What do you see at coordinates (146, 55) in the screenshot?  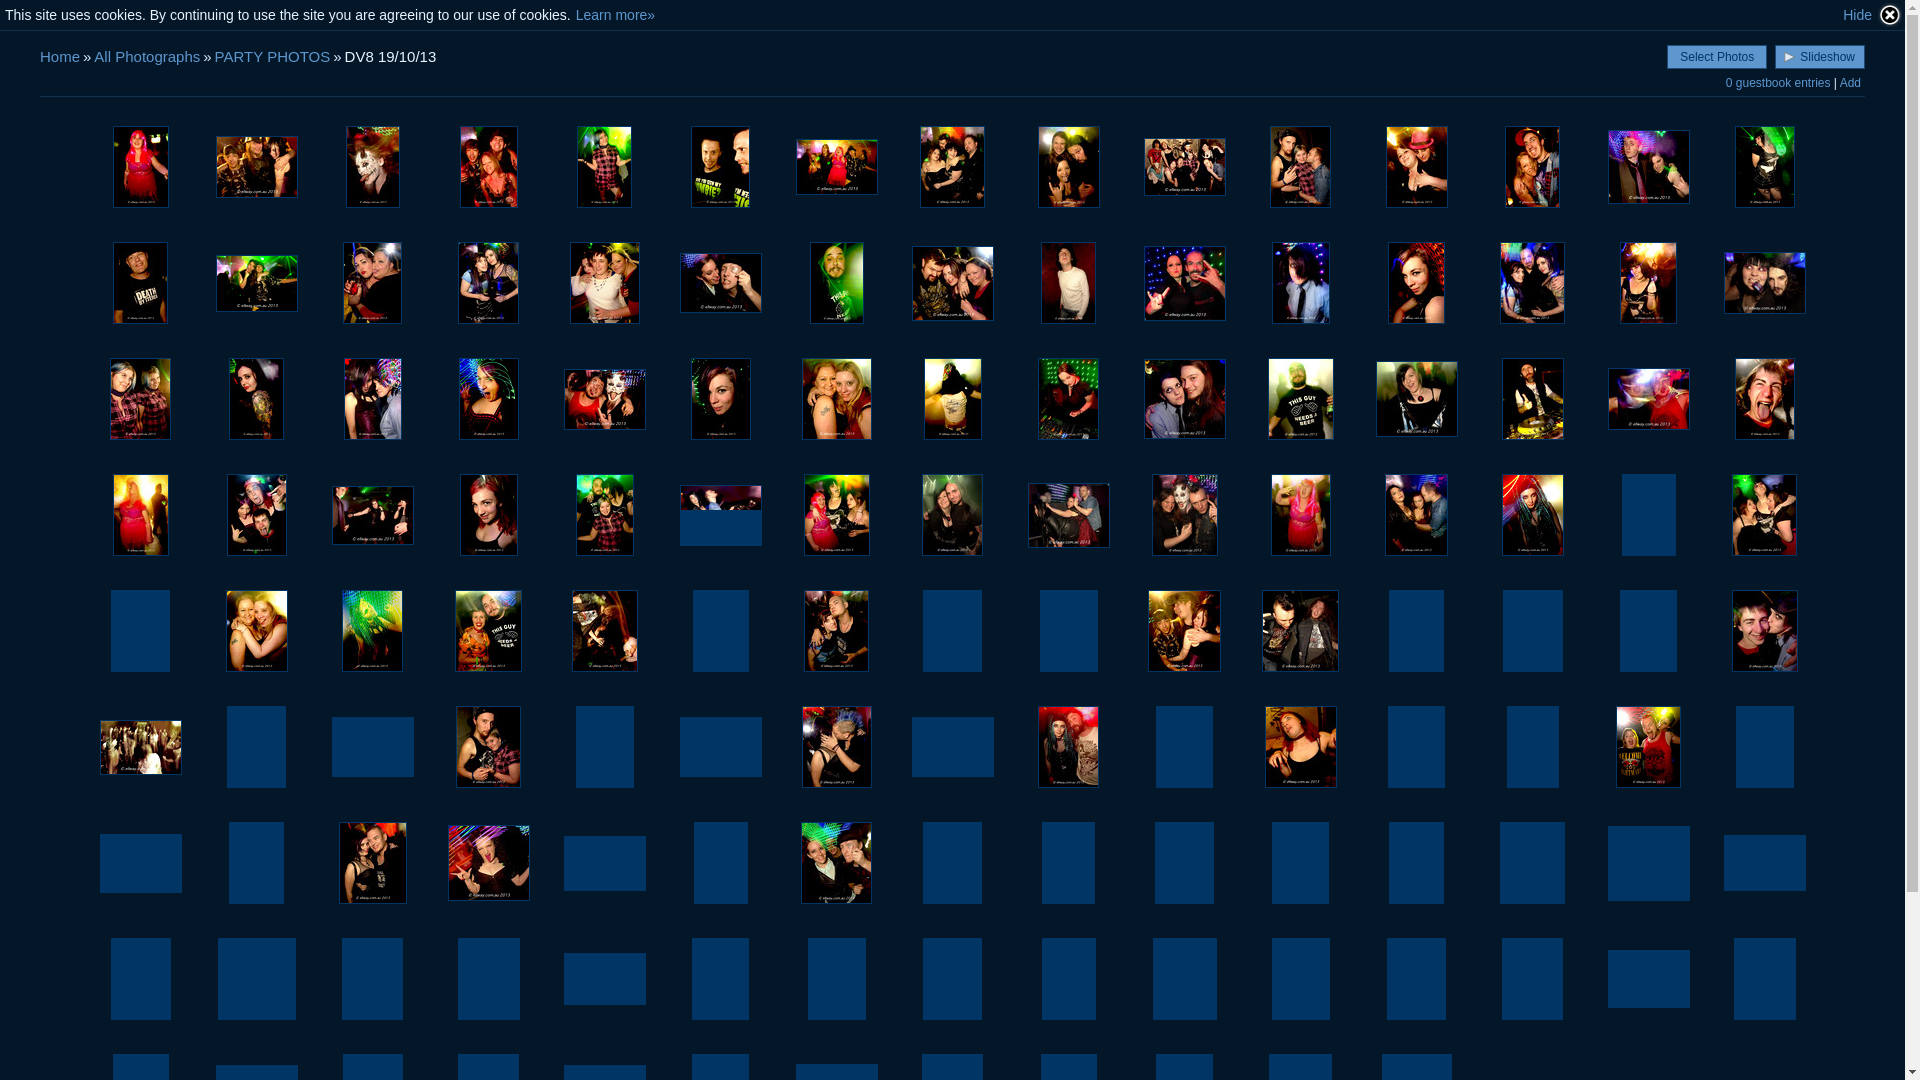 I see `'All Photographs'` at bounding box center [146, 55].